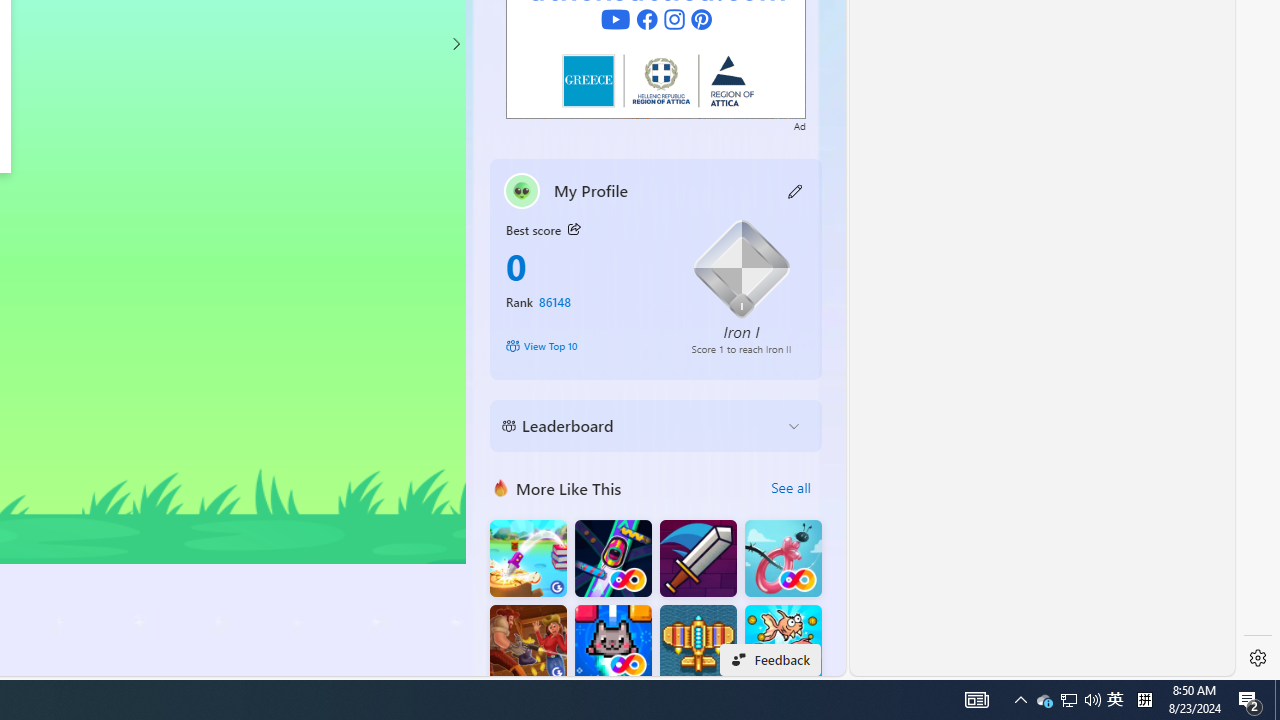 The height and width of the screenshot is (720, 1280). Describe the element at coordinates (501, 487) in the screenshot. I see `'More Like This'` at that location.